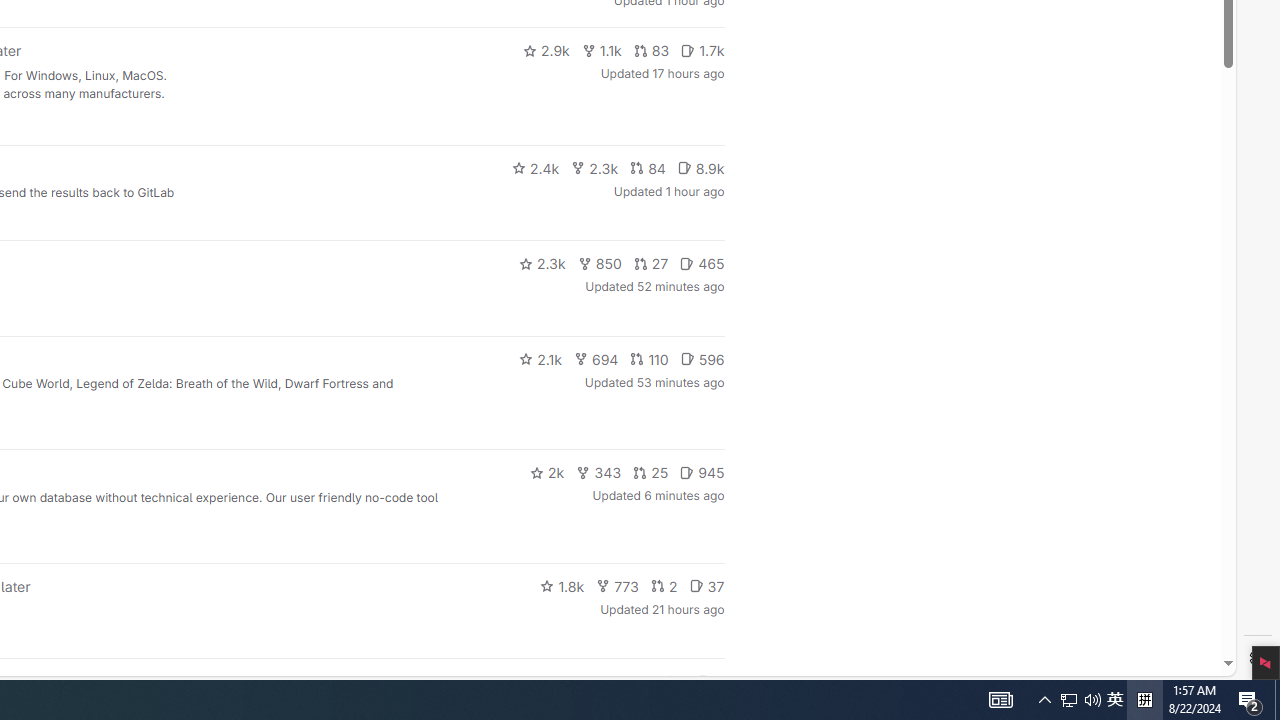 The width and height of the screenshot is (1280, 720). What do you see at coordinates (600, 50) in the screenshot?
I see `'1.1k'` at bounding box center [600, 50].